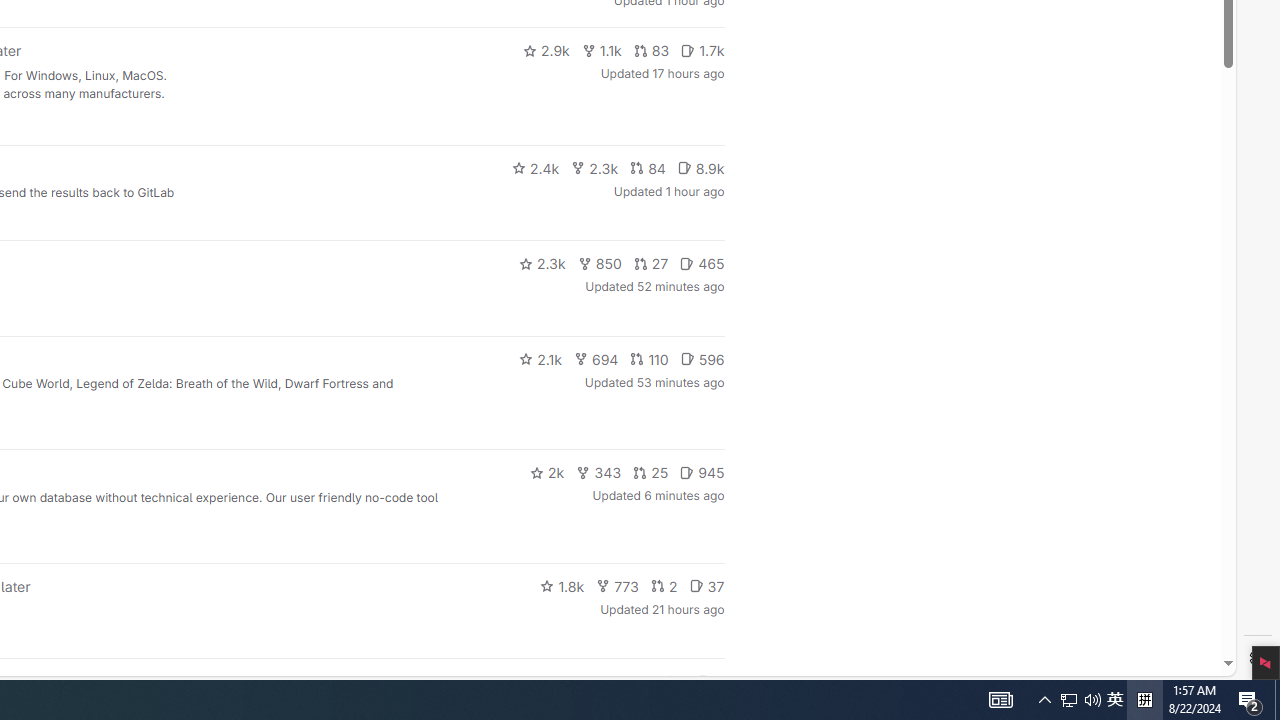 The width and height of the screenshot is (1280, 720). What do you see at coordinates (600, 50) in the screenshot?
I see `'1.1k'` at bounding box center [600, 50].